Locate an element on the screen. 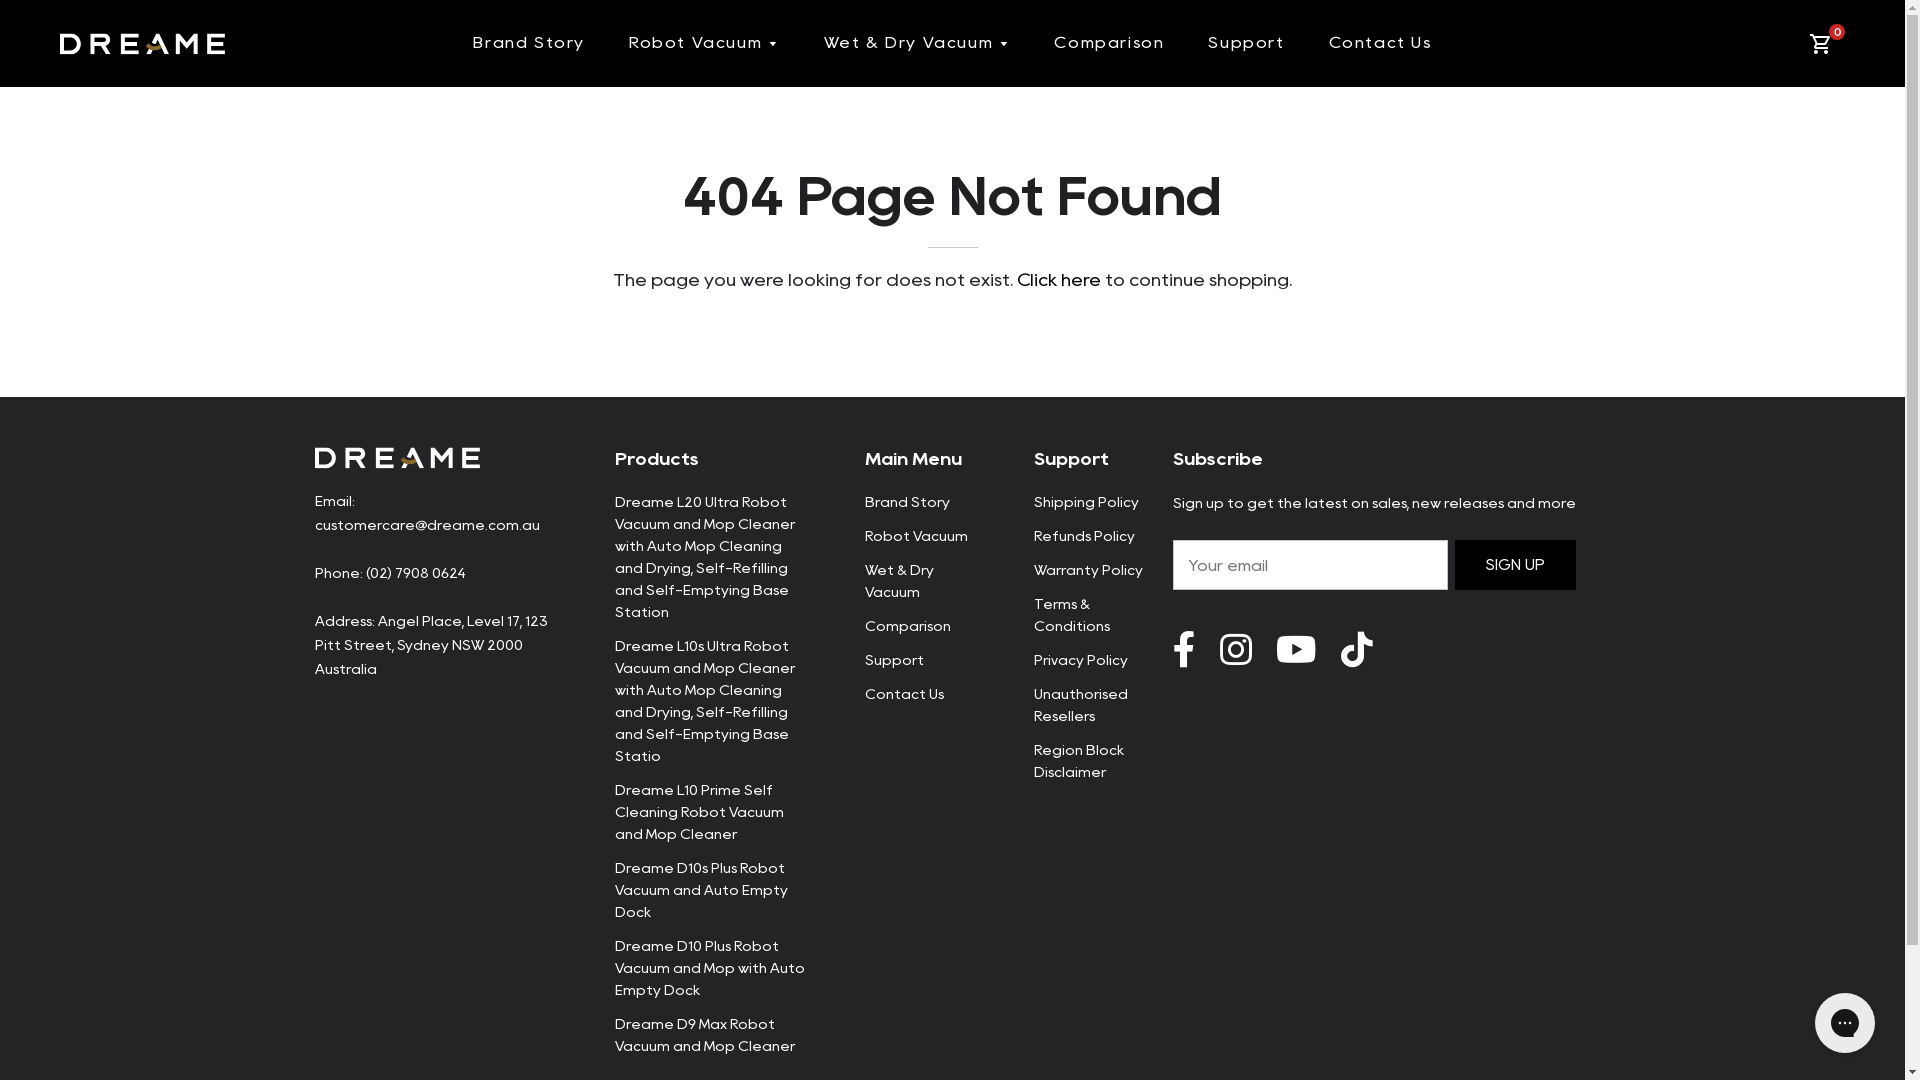  'Unauthorised Resellers' is located at coordinates (1033, 704).